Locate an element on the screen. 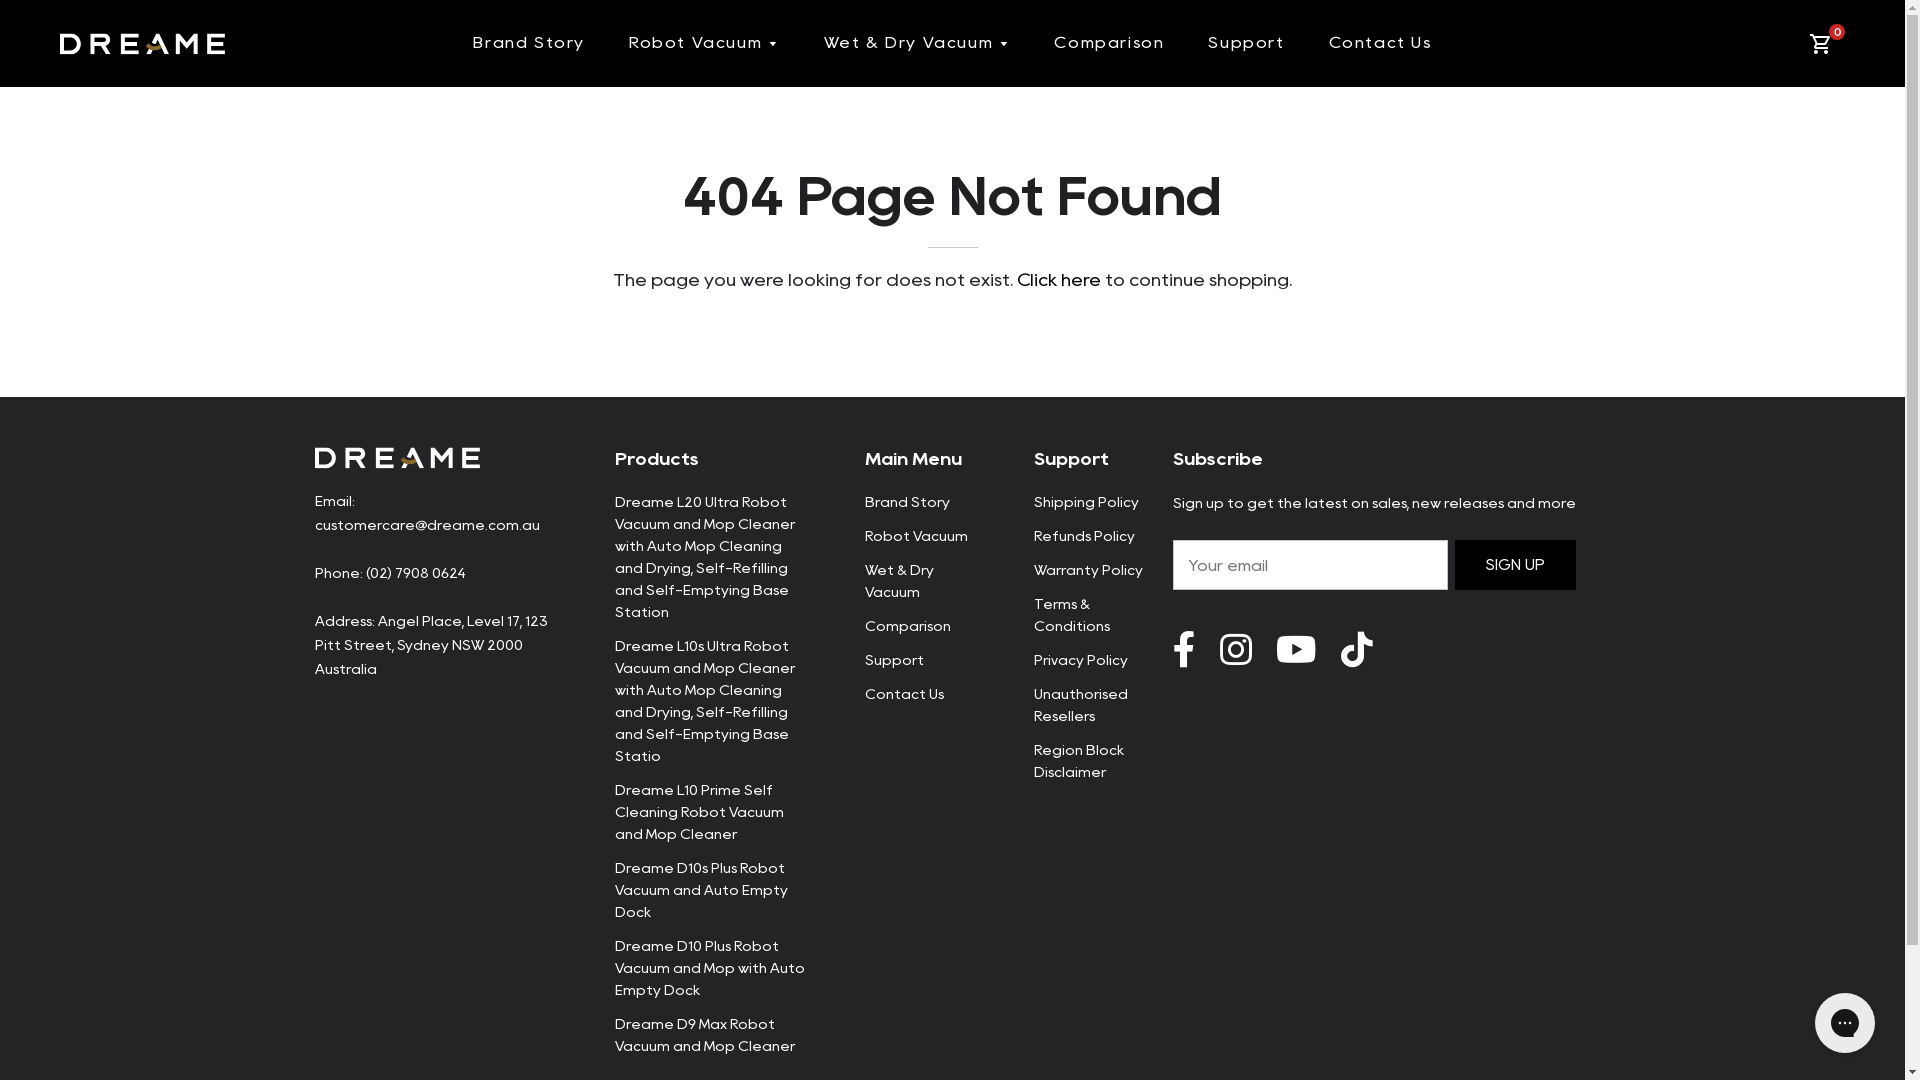  'Unauthorised Resellers' is located at coordinates (1033, 704).